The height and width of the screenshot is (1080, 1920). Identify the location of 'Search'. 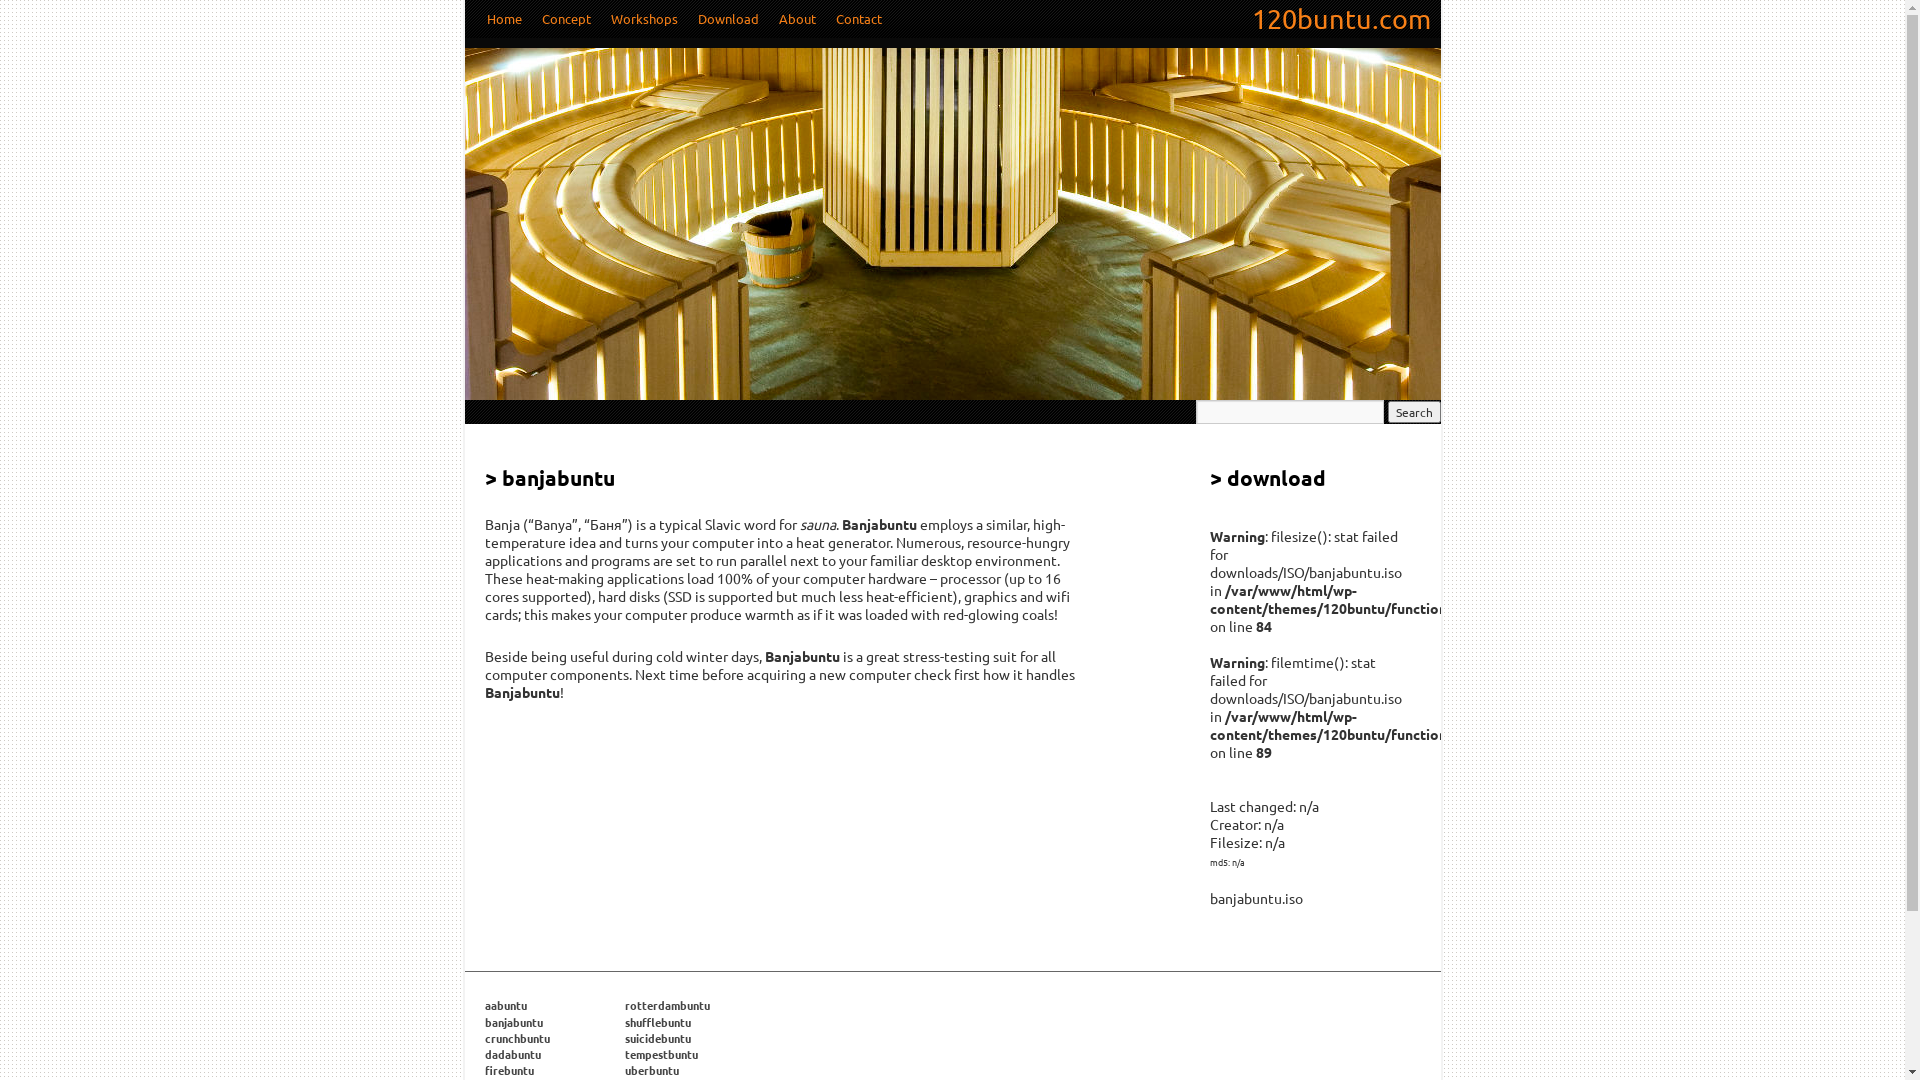
(1413, 411).